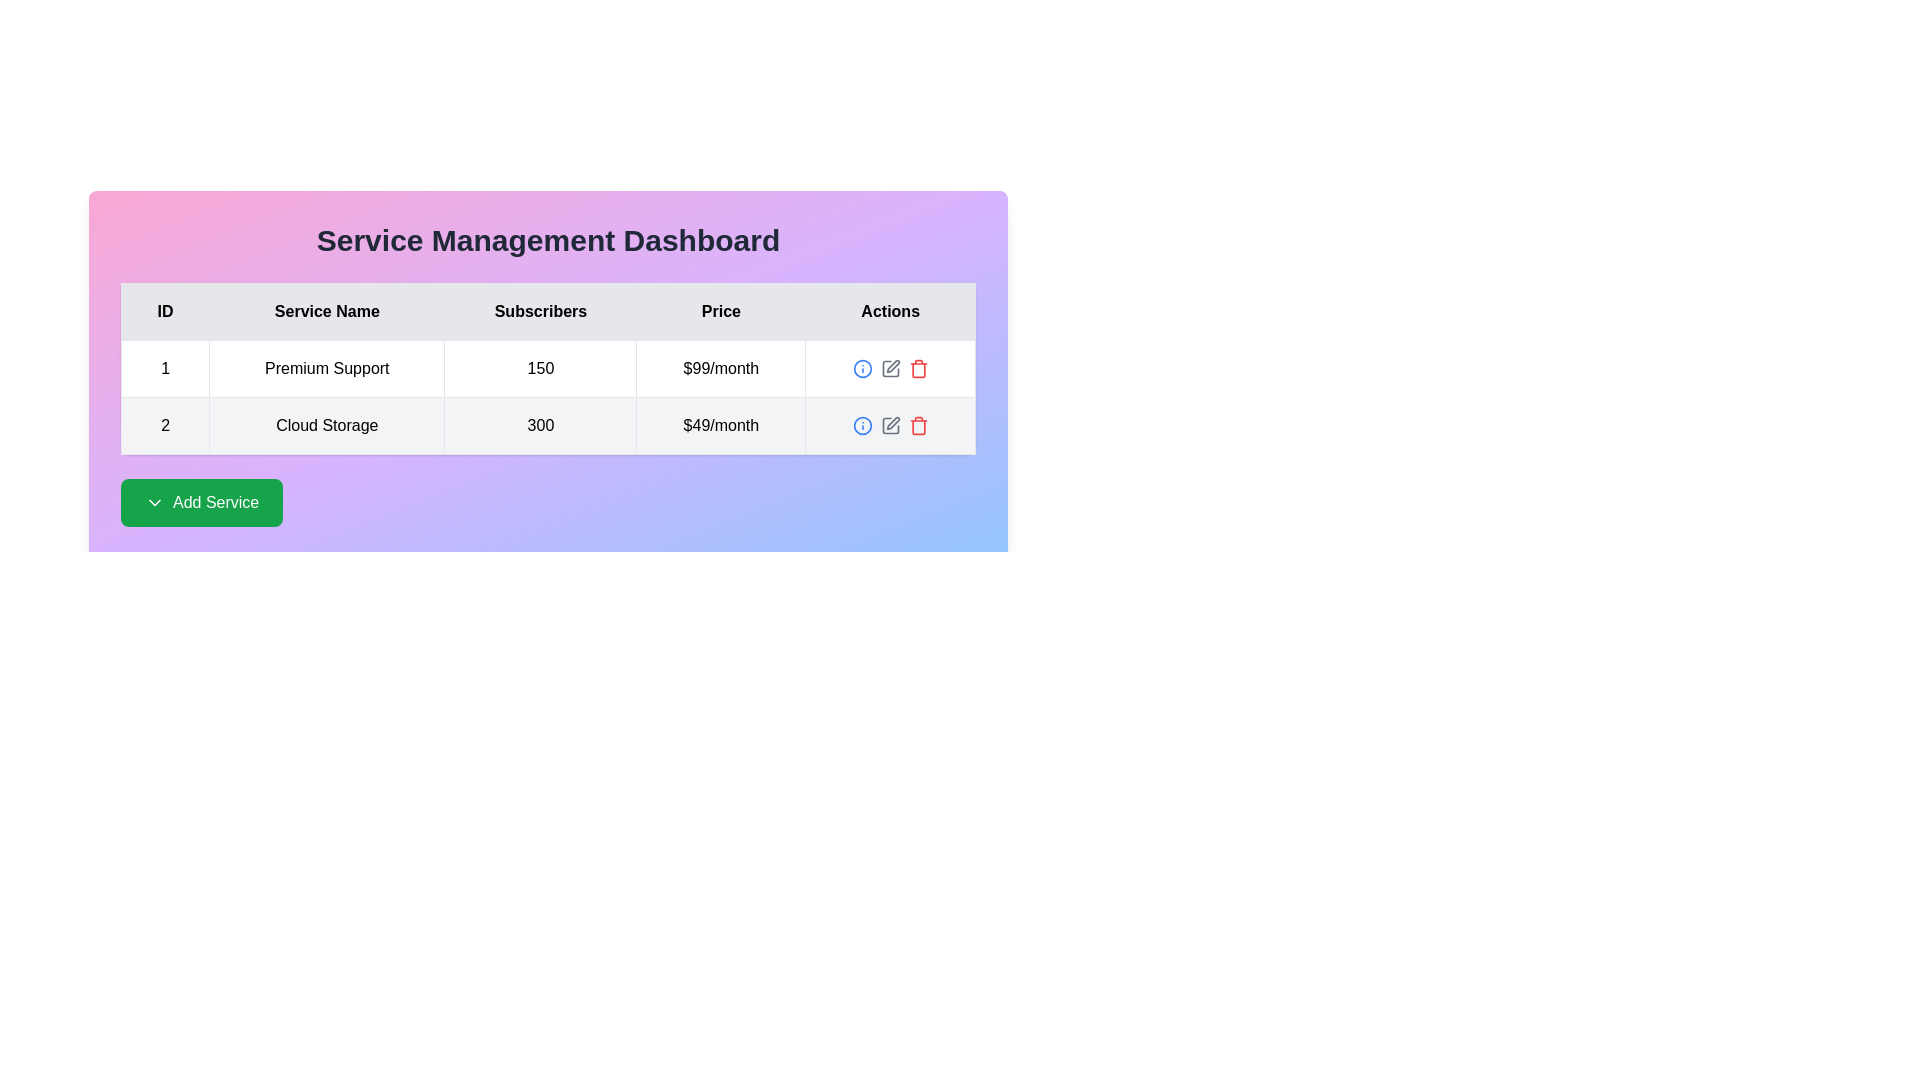 Image resolution: width=1920 pixels, height=1080 pixels. I want to click on the pencil icon in the second row of the 'Actions' column in the 'Service Management Dashboard', so click(892, 366).